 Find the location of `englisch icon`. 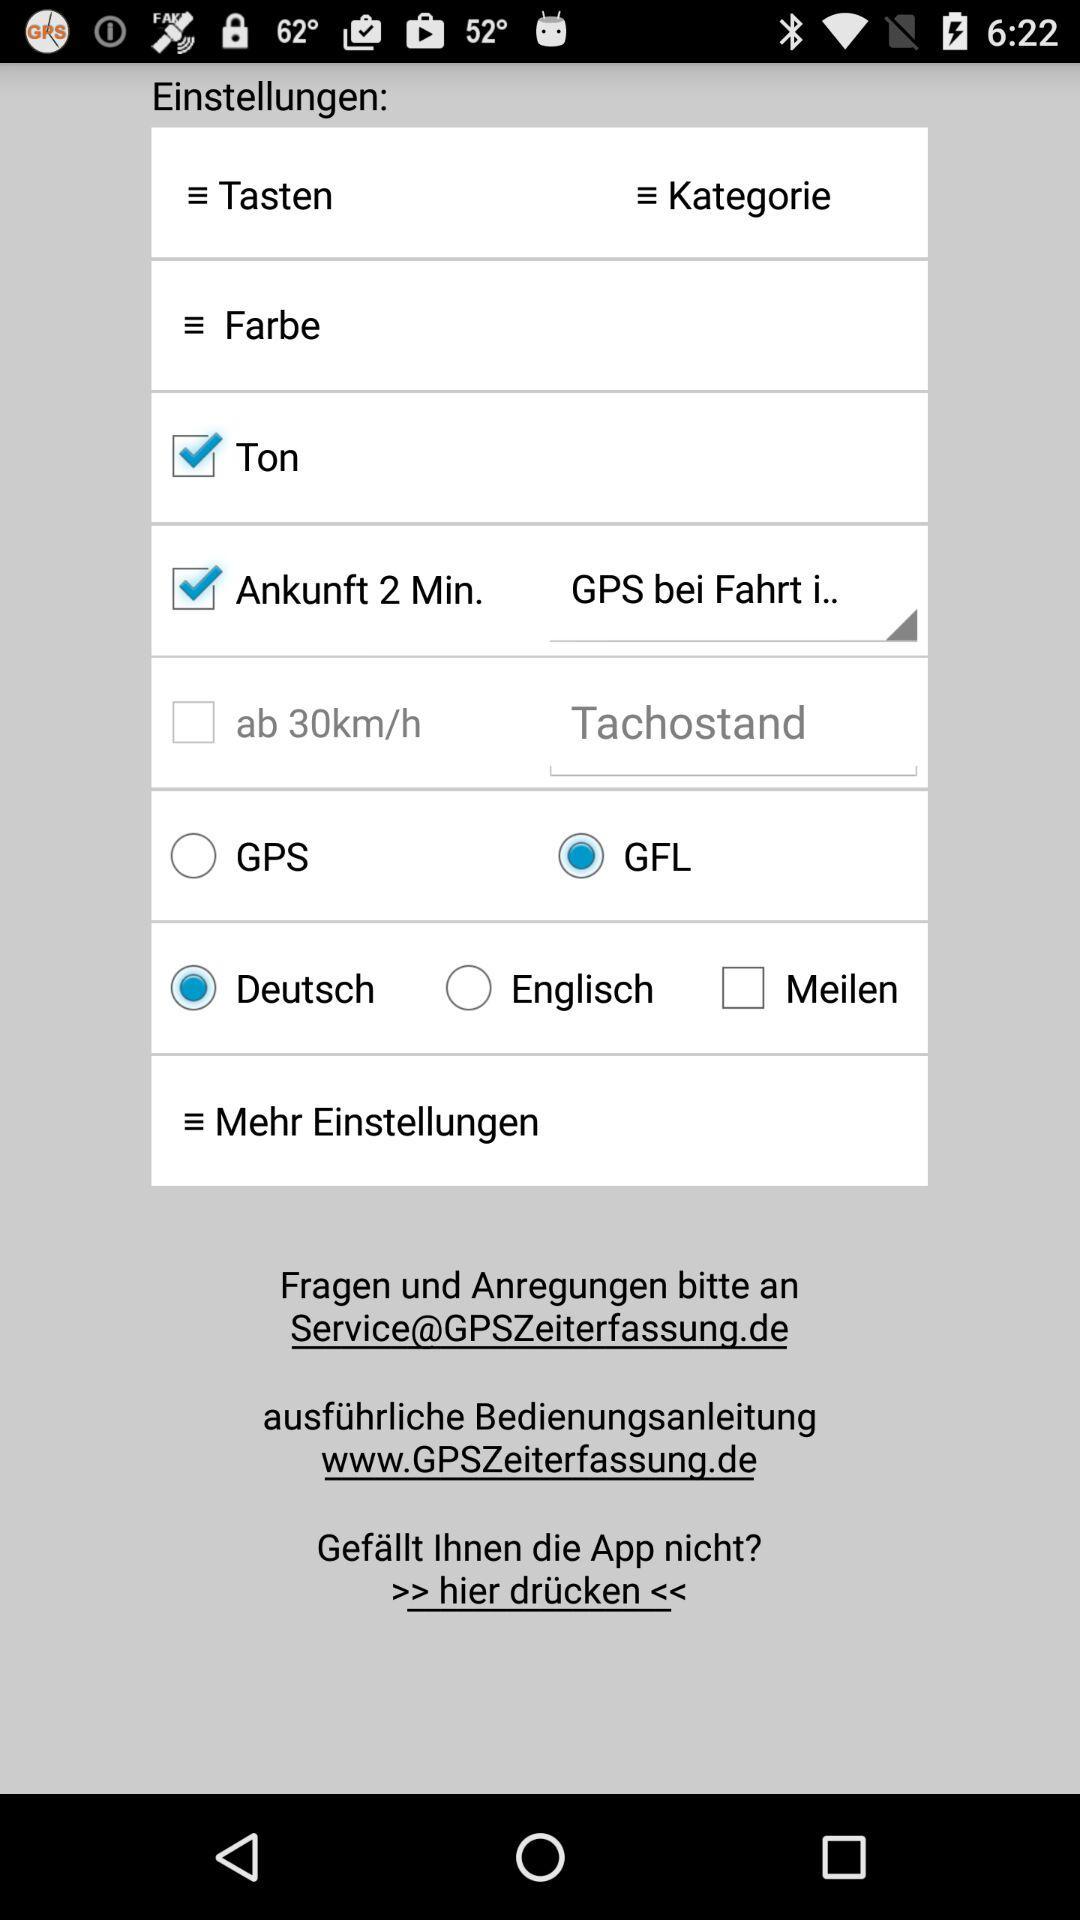

englisch icon is located at coordinates (564, 987).